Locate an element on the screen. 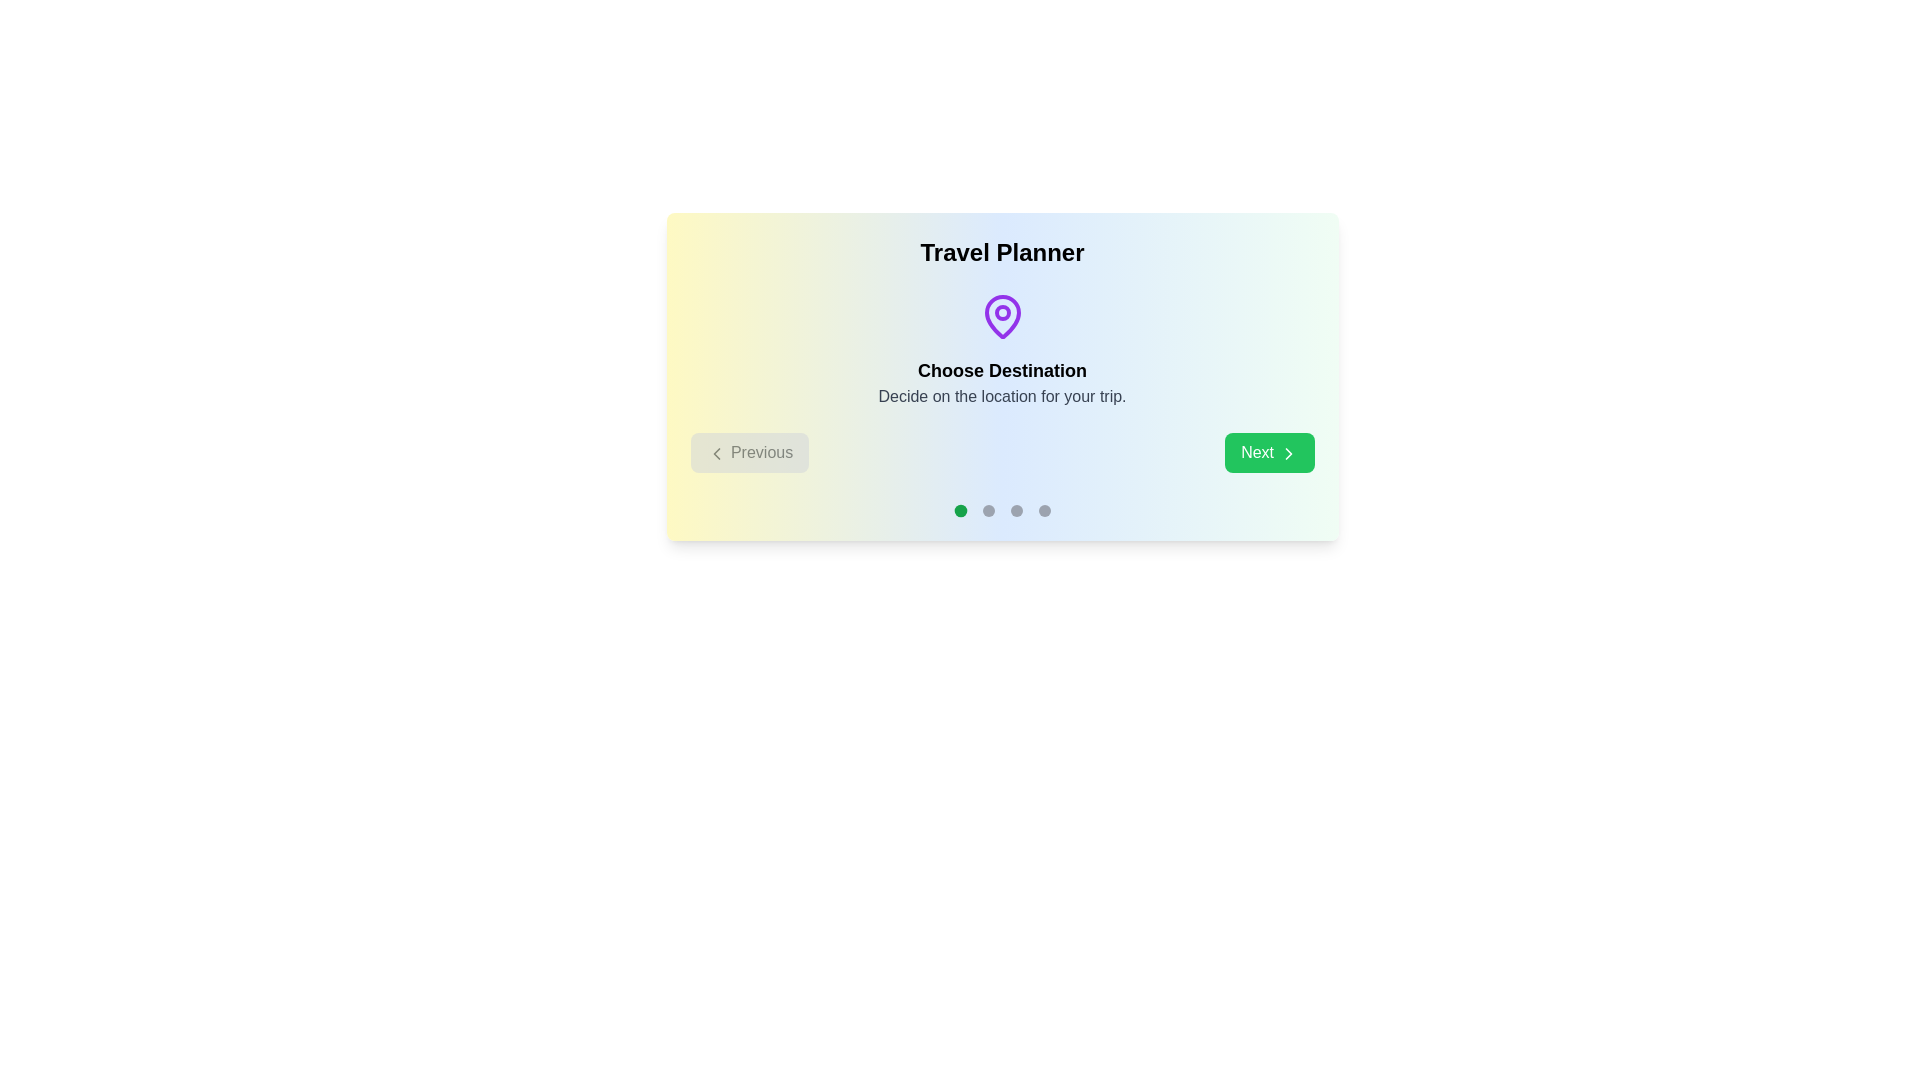 The height and width of the screenshot is (1080, 1920). bold text label that says 'Choose Destination', which is positioned below a location pin icon and above a description text is located at coordinates (1002, 370).